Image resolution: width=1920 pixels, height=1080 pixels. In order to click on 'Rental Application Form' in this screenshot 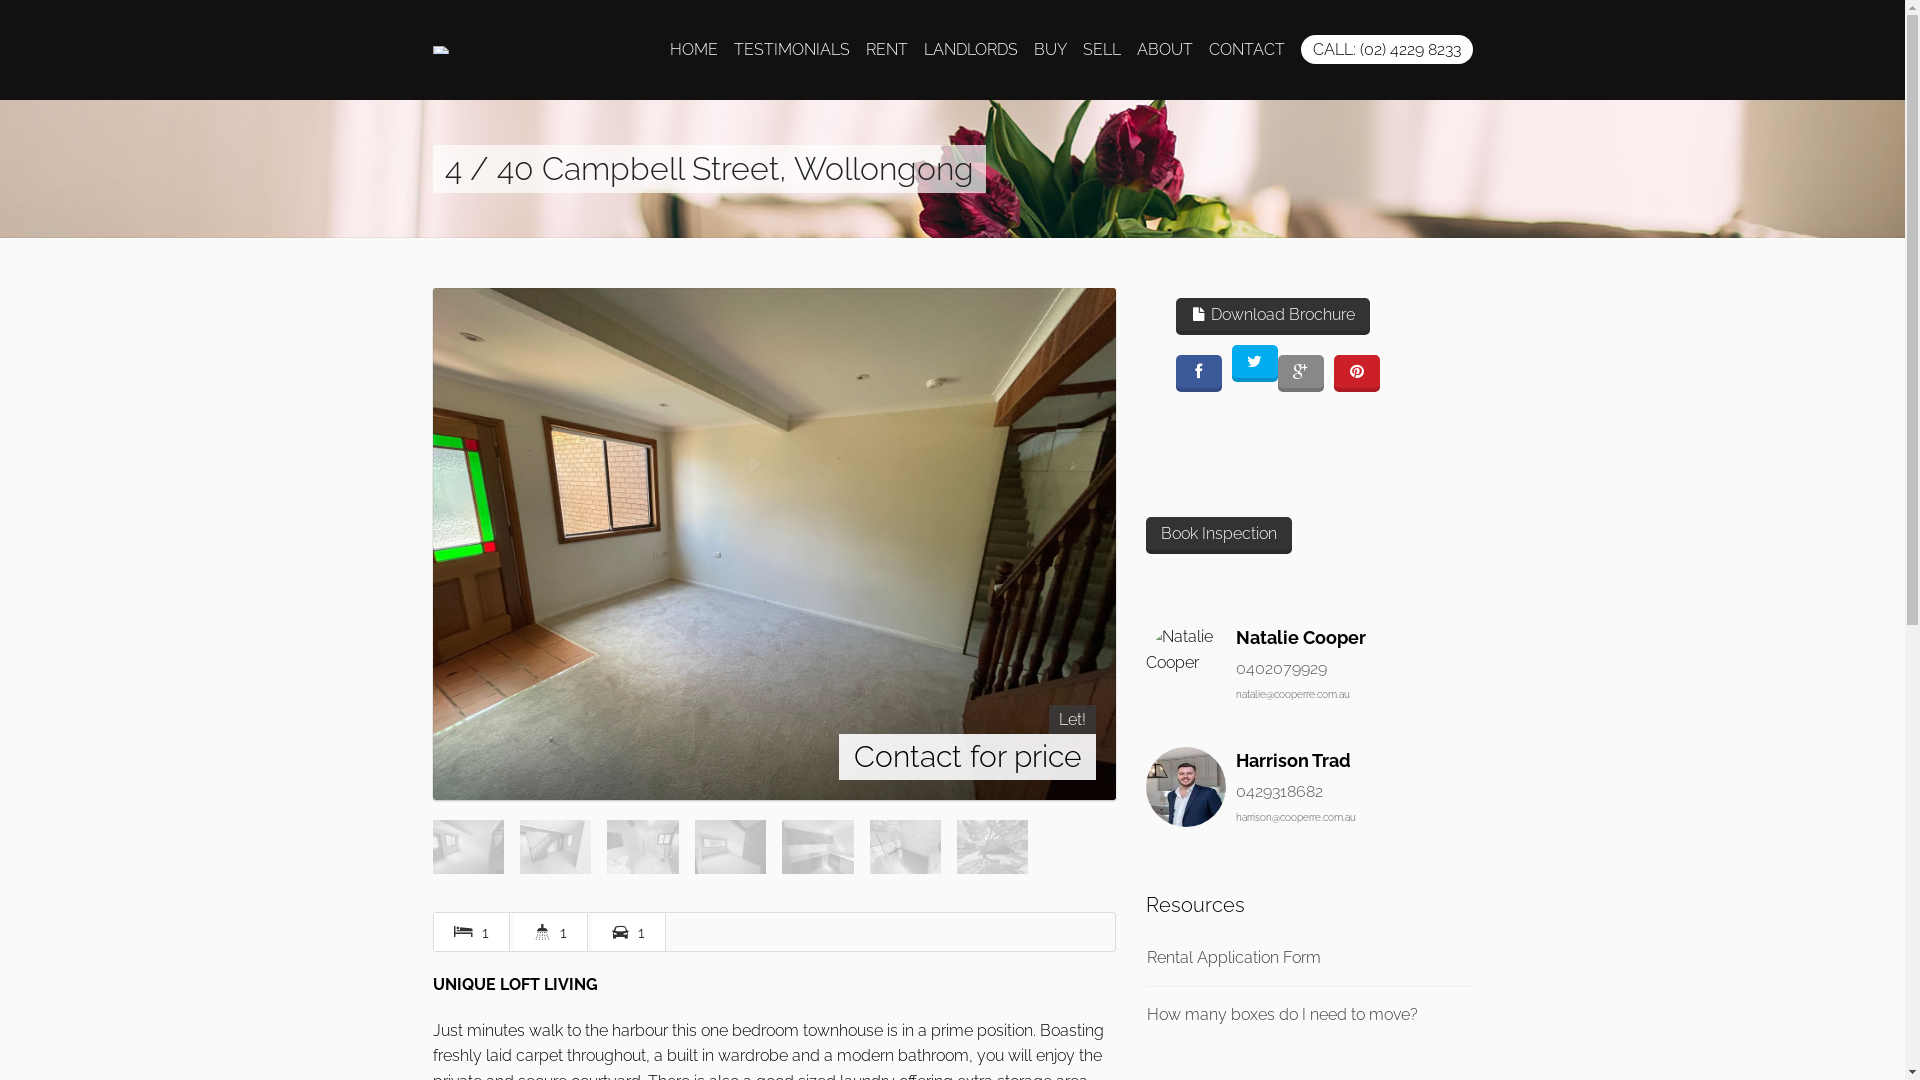, I will do `click(1232, 956)`.